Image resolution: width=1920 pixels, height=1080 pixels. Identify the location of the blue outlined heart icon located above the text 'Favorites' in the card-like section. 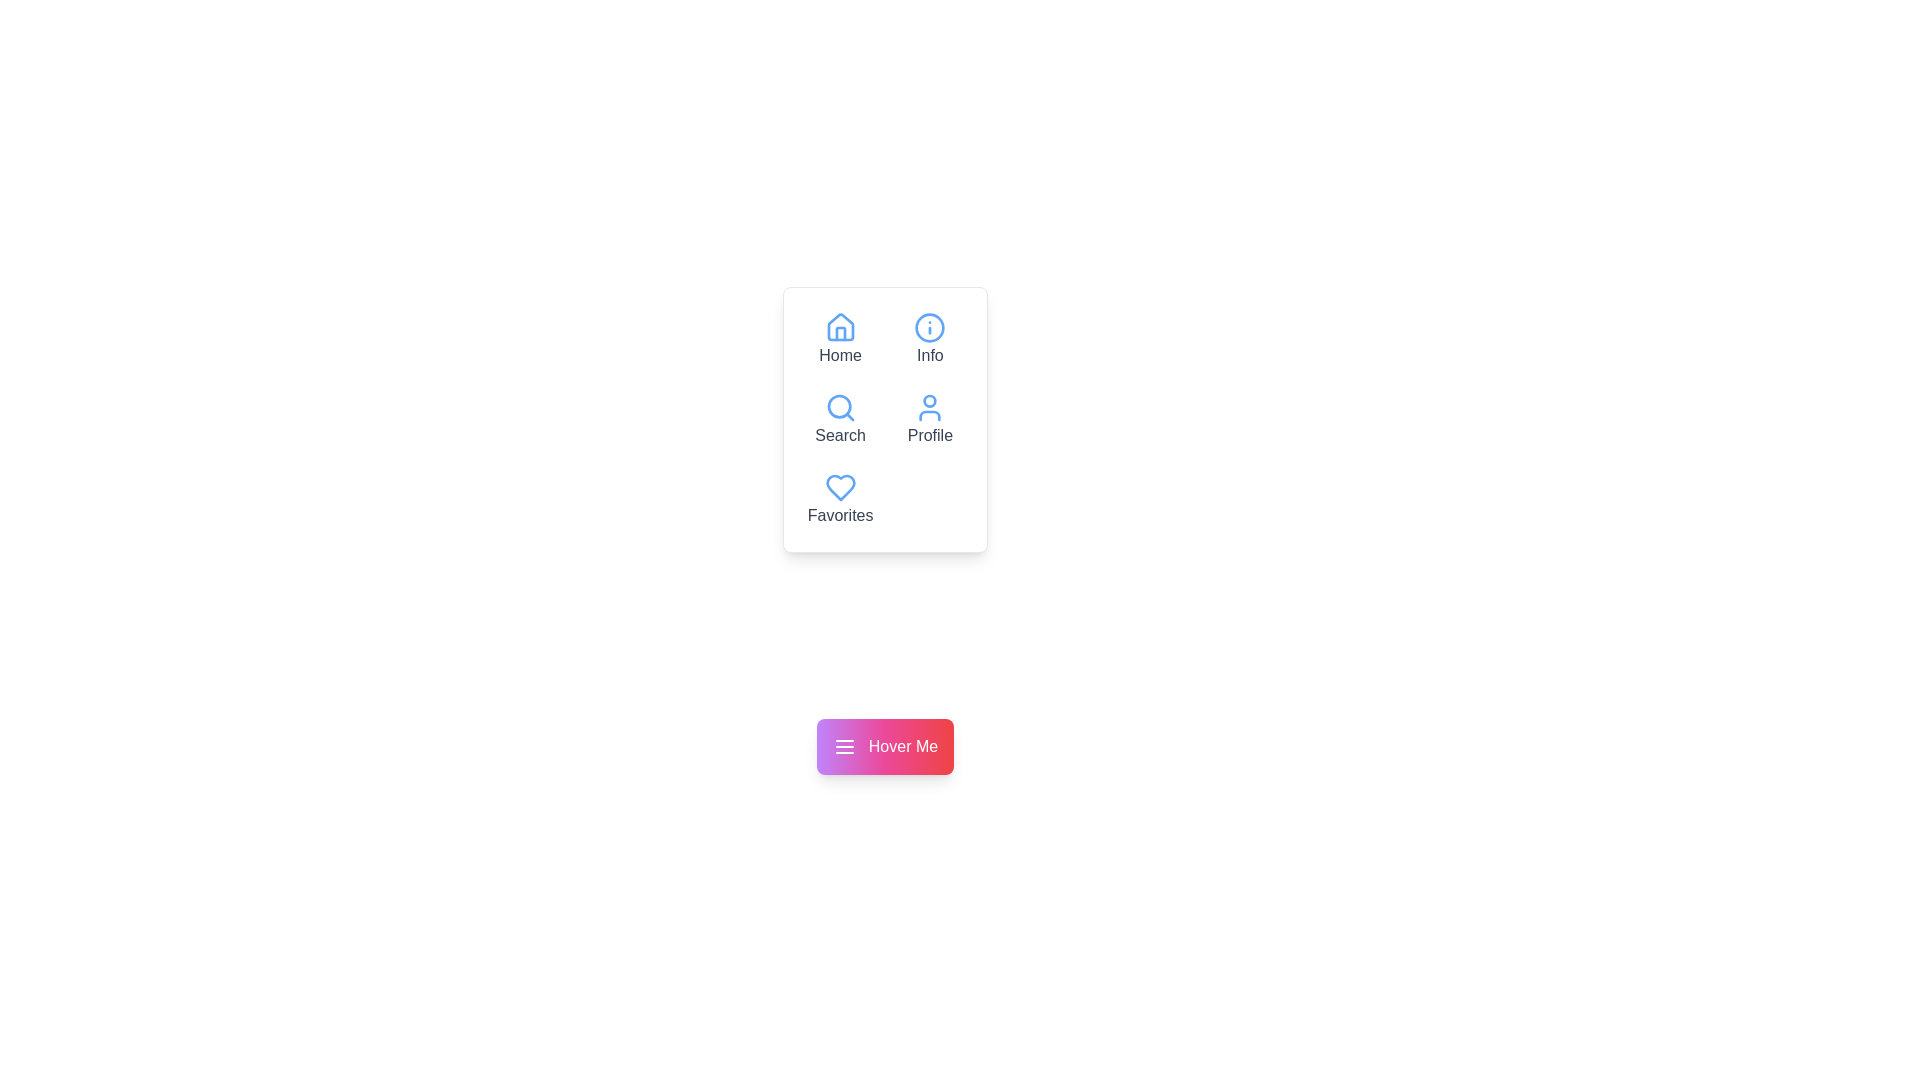
(840, 488).